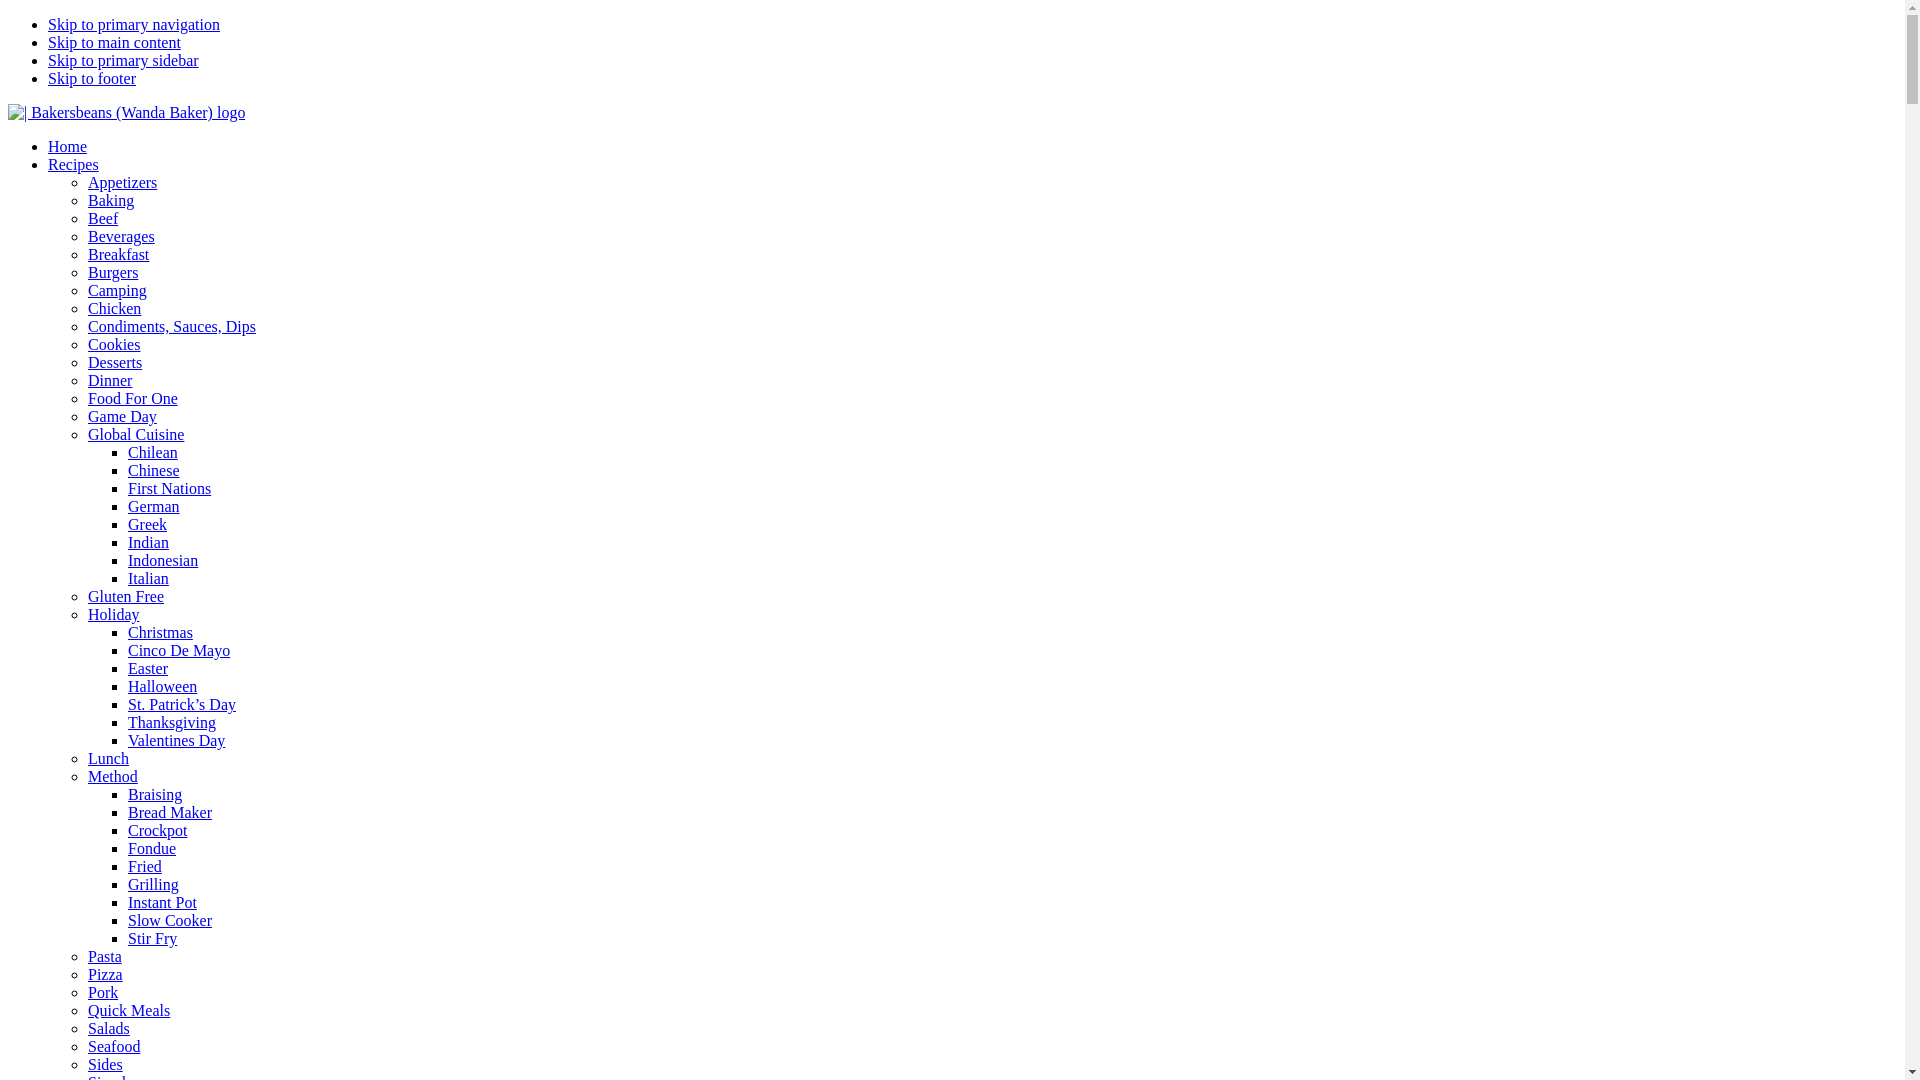  What do you see at coordinates (125, 112) in the screenshot?
I see `'| Bakersbeans (Wanda Baker)'` at bounding box center [125, 112].